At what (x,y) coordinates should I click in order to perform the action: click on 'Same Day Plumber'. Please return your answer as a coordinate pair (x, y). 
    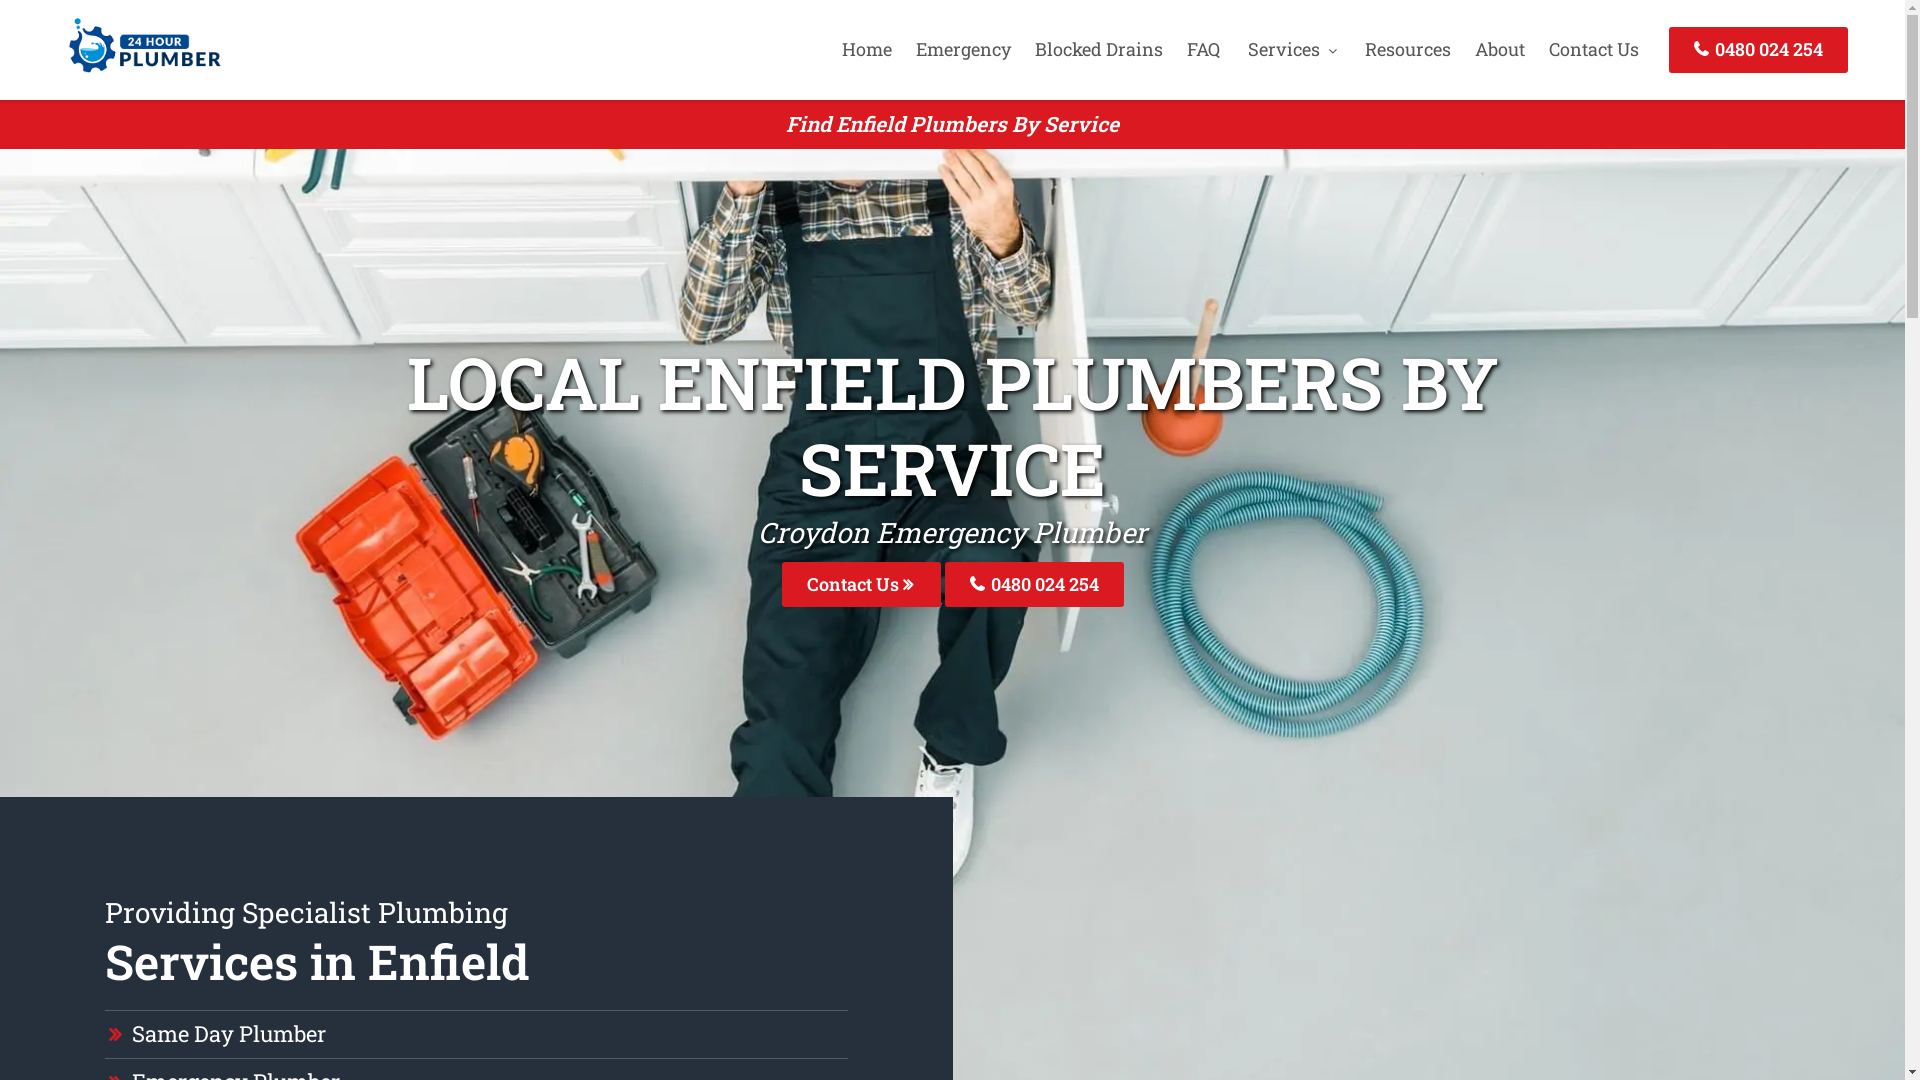
    Looking at the image, I should click on (229, 1034).